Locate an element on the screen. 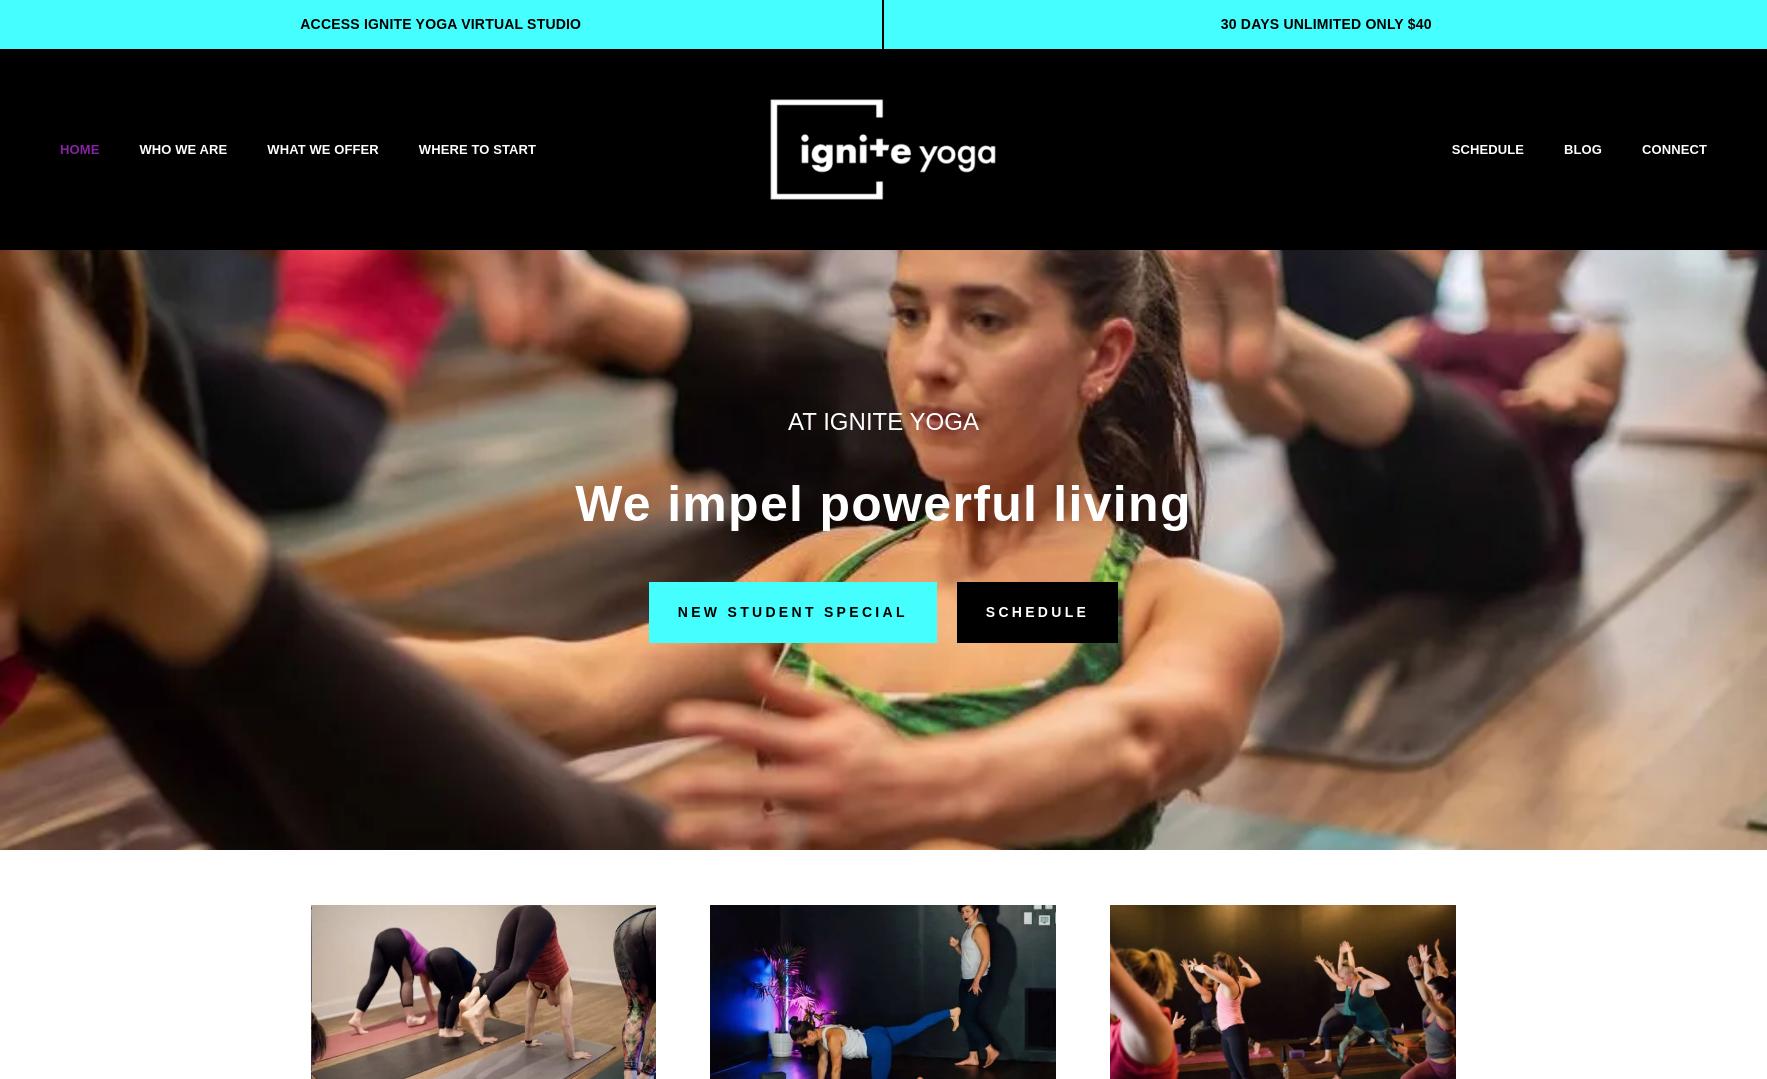 This screenshot has width=1767, height=1079. 'What We Offer' is located at coordinates (265, 147).